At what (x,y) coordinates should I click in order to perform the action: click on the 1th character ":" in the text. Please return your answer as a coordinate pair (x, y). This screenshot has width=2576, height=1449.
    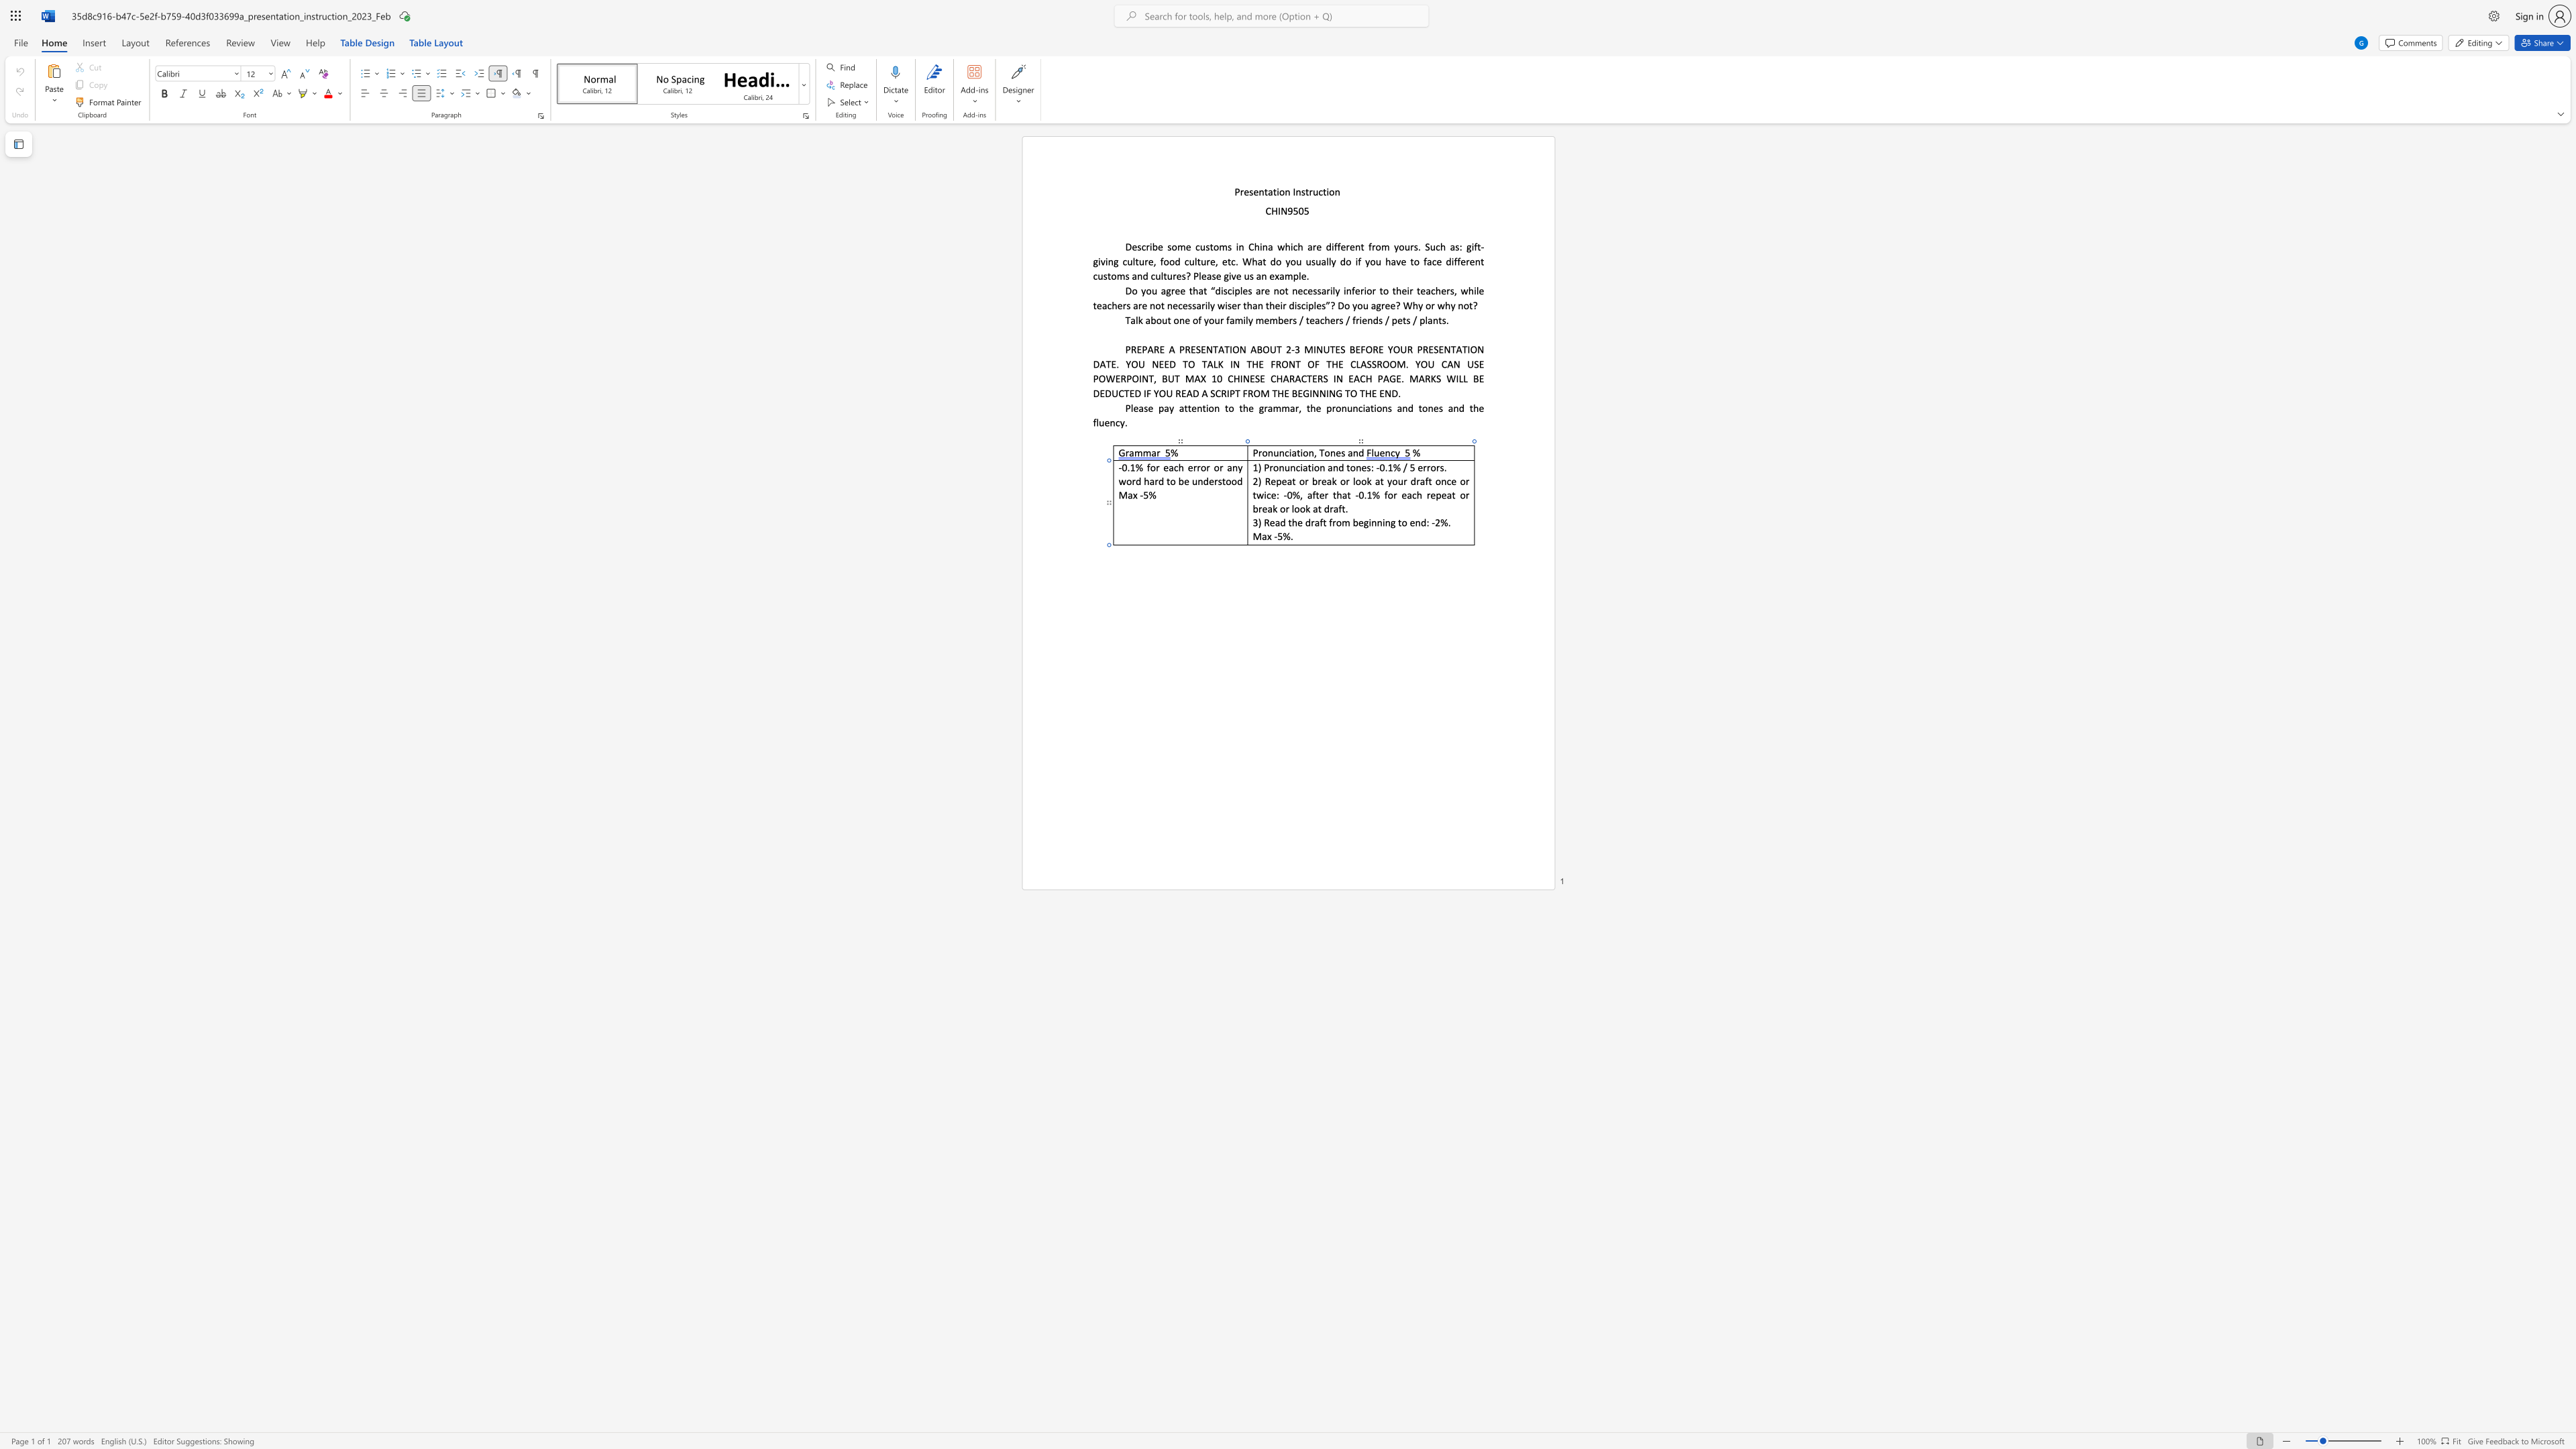
    Looking at the image, I should click on (1427, 522).